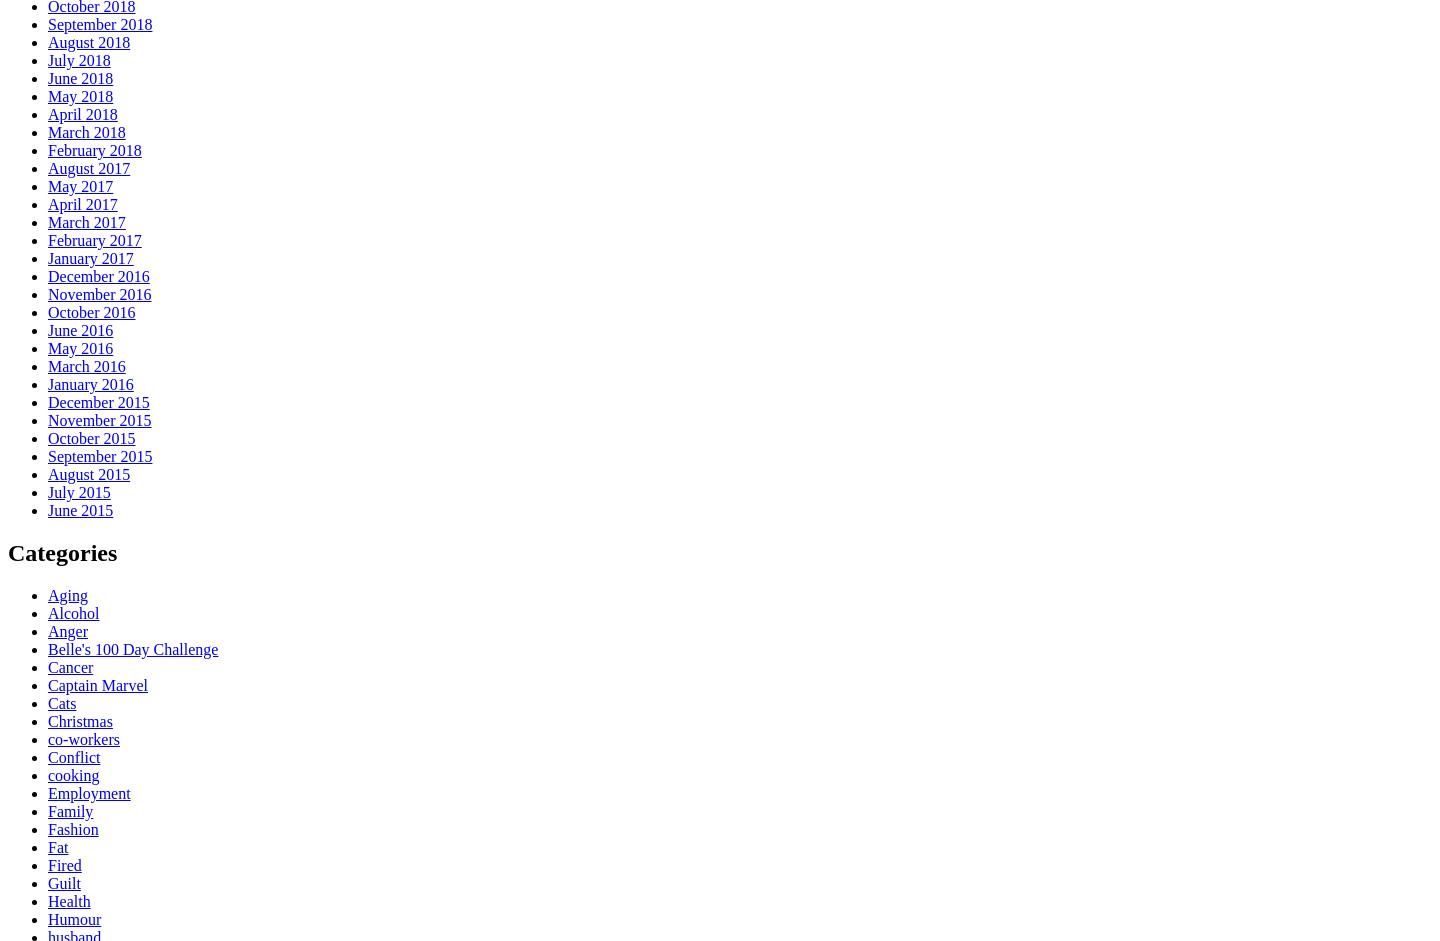 The image size is (1440, 941). Describe the element at coordinates (46, 612) in the screenshot. I see `'Alcohol'` at that location.